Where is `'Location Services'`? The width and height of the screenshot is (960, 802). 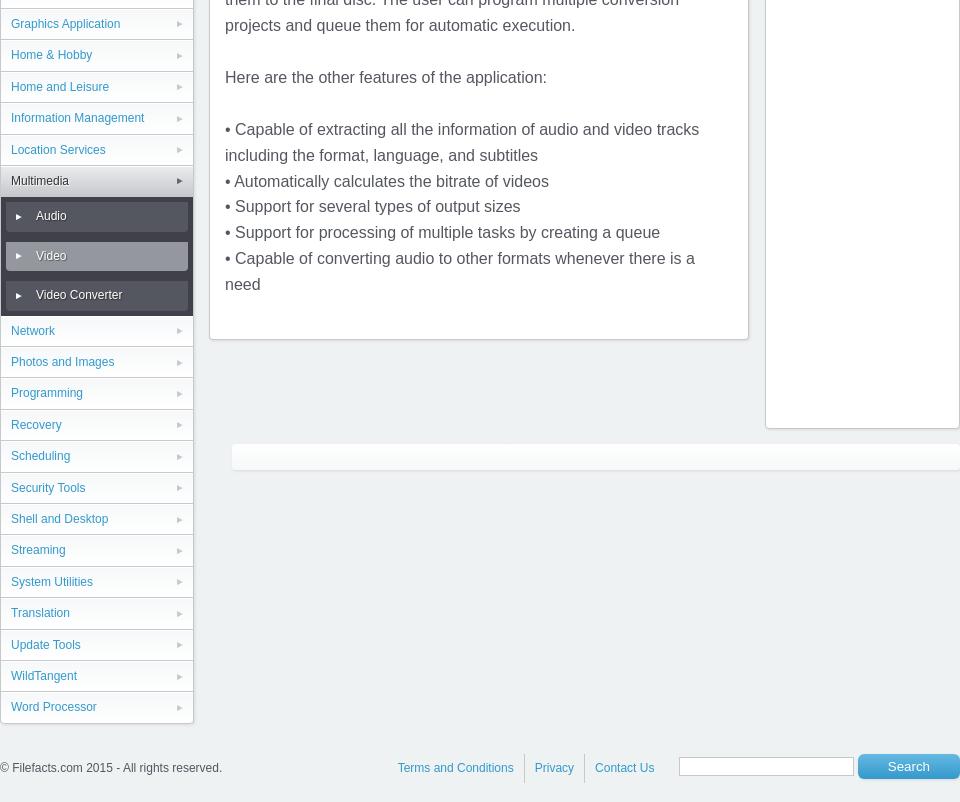
'Location Services' is located at coordinates (56, 148).